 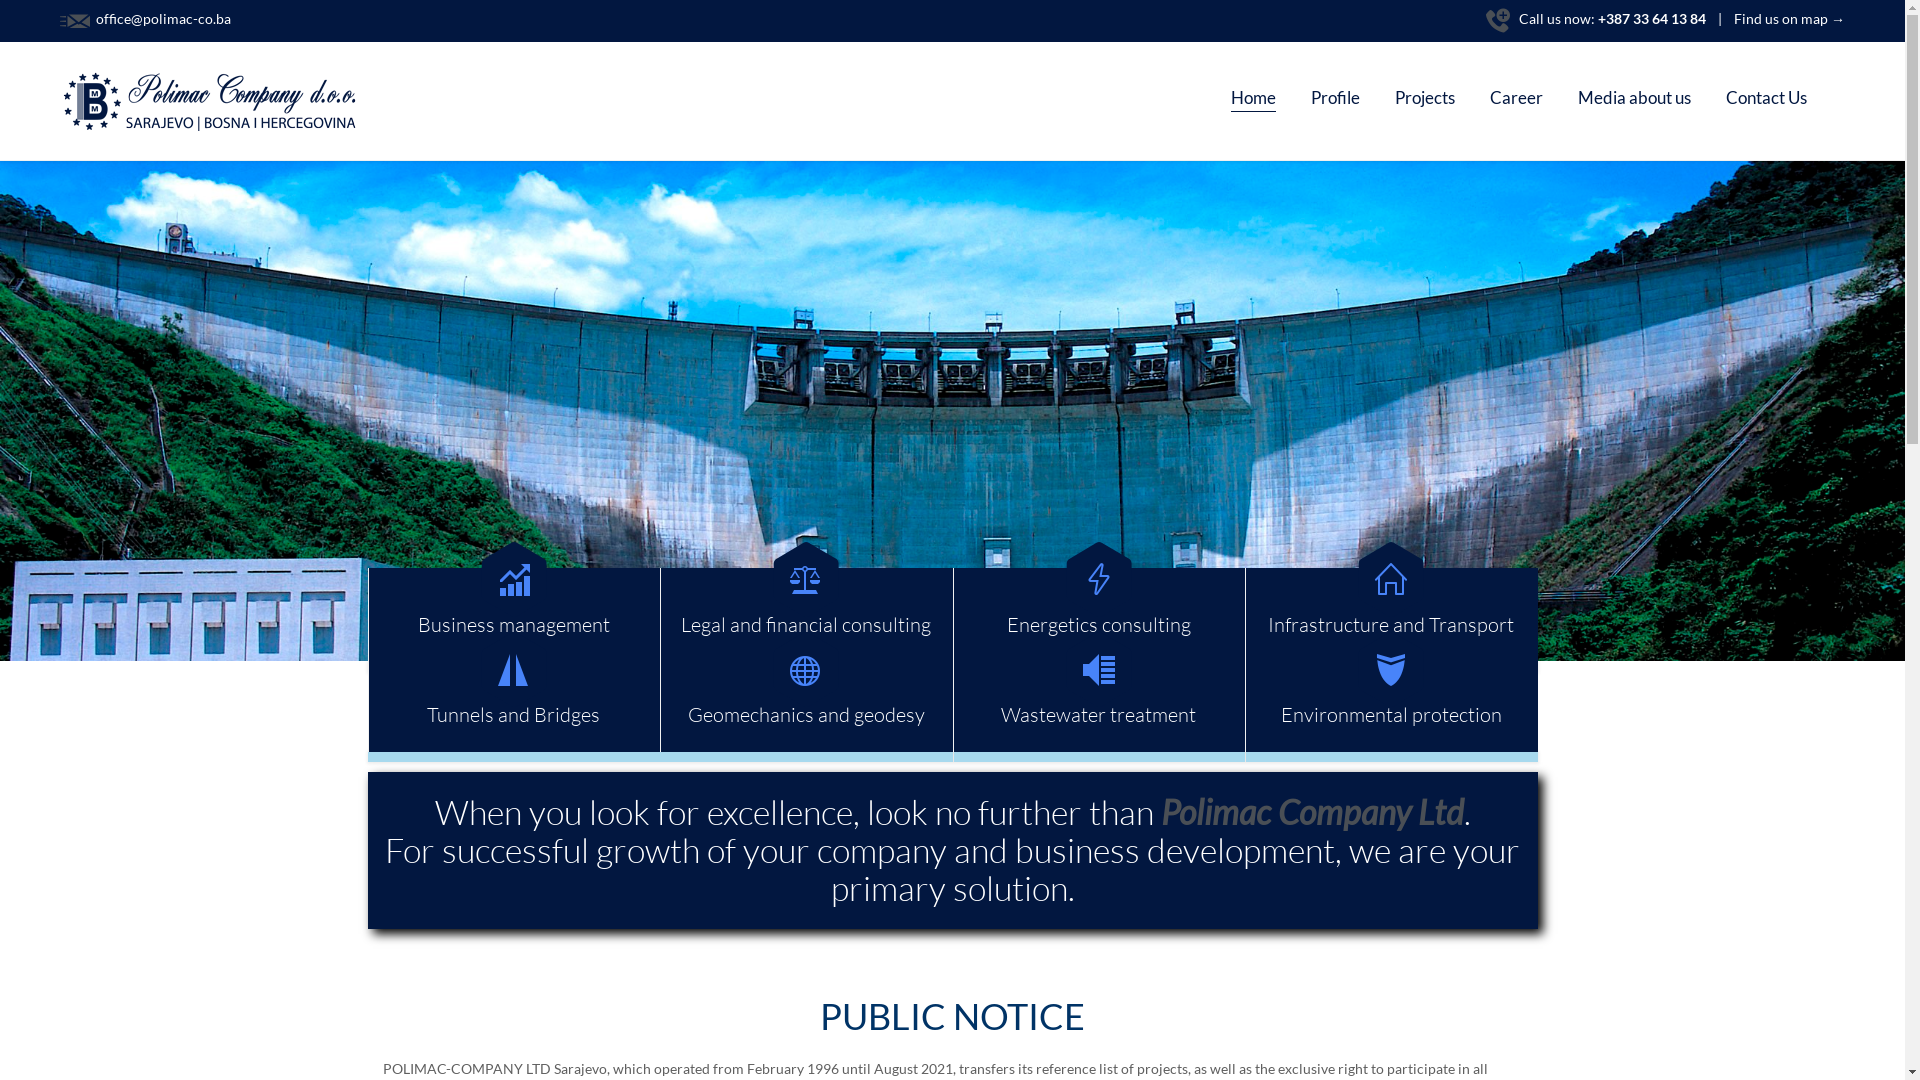 What do you see at coordinates (1577, 100) in the screenshot?
I see `'Media about us'` at bounding box center [1577, 100].